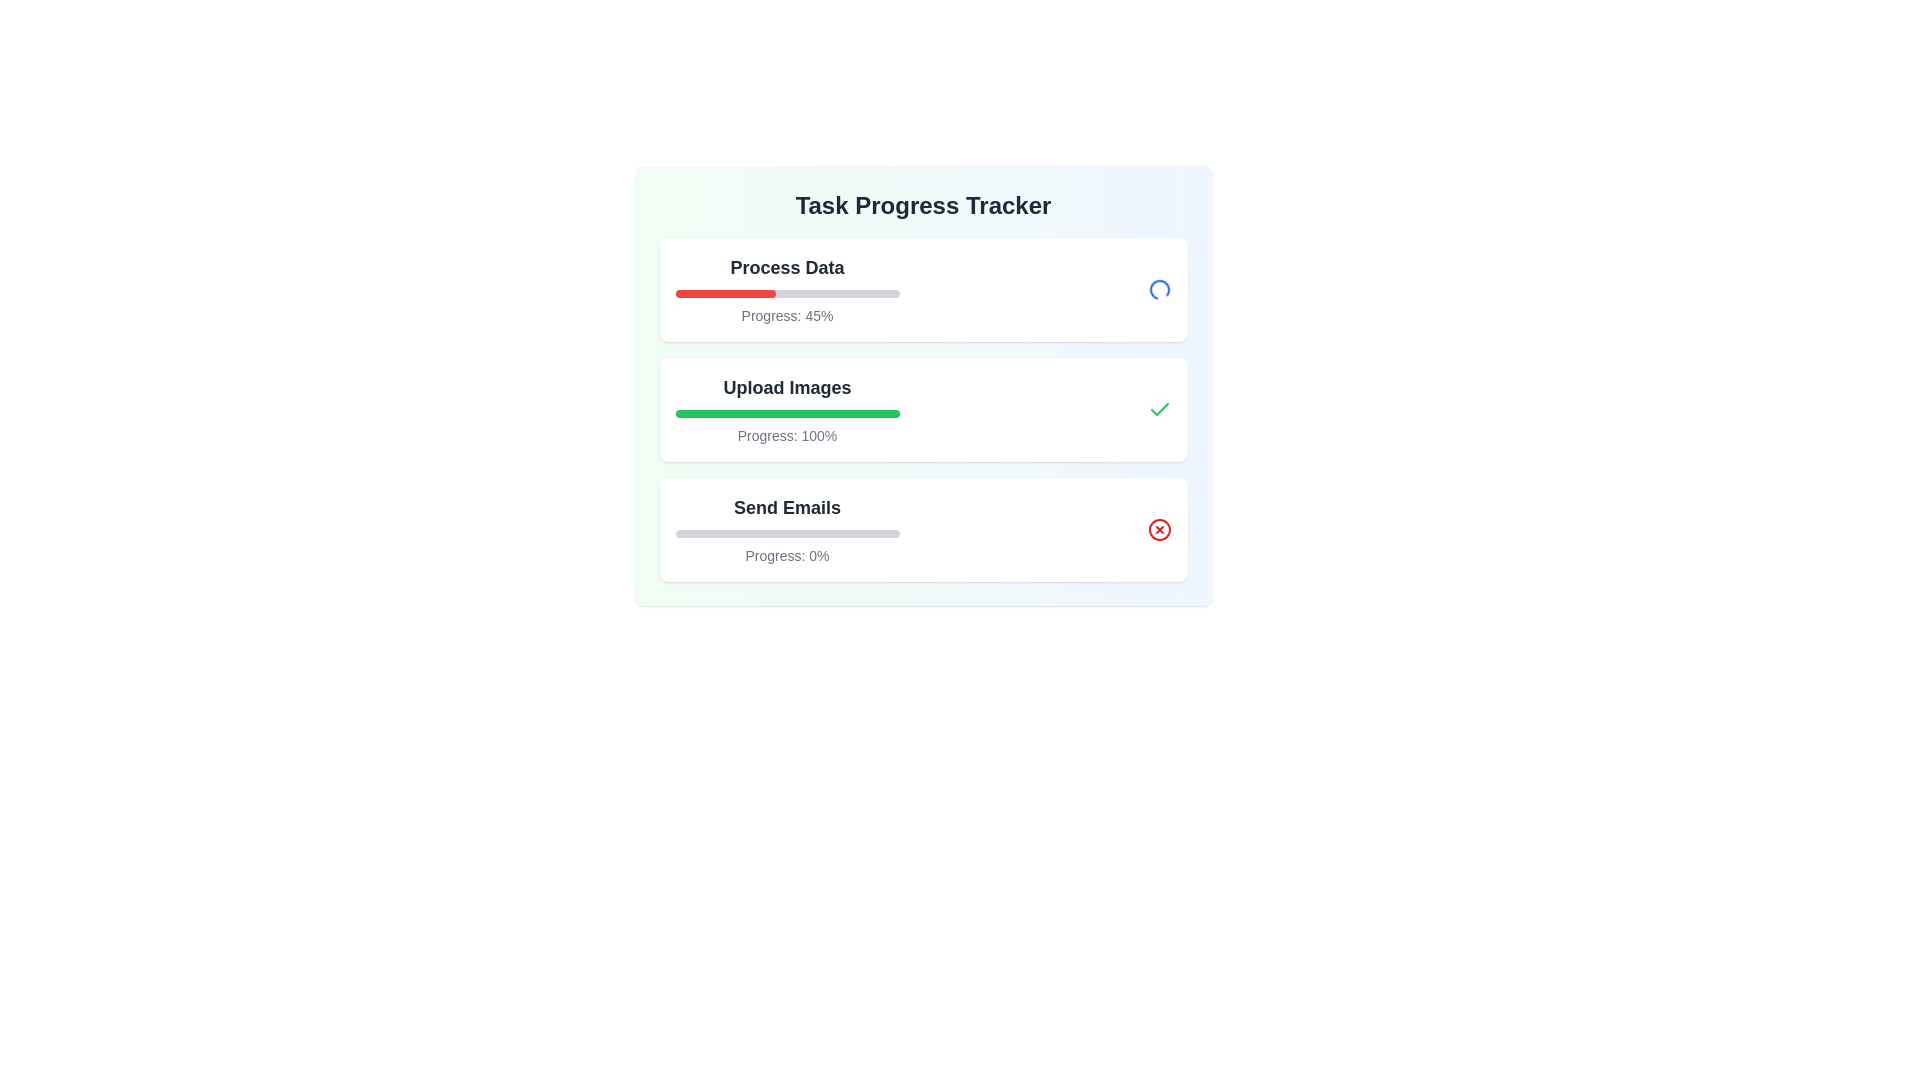 Image resolution: width=1920 pixels, height=1080 pixels. I want to click on the spinning animation of the Loading Spinner Icon located in the 'Process Data' card, positioned near the right side adjacent to the progress bar, so click(1159, 289).